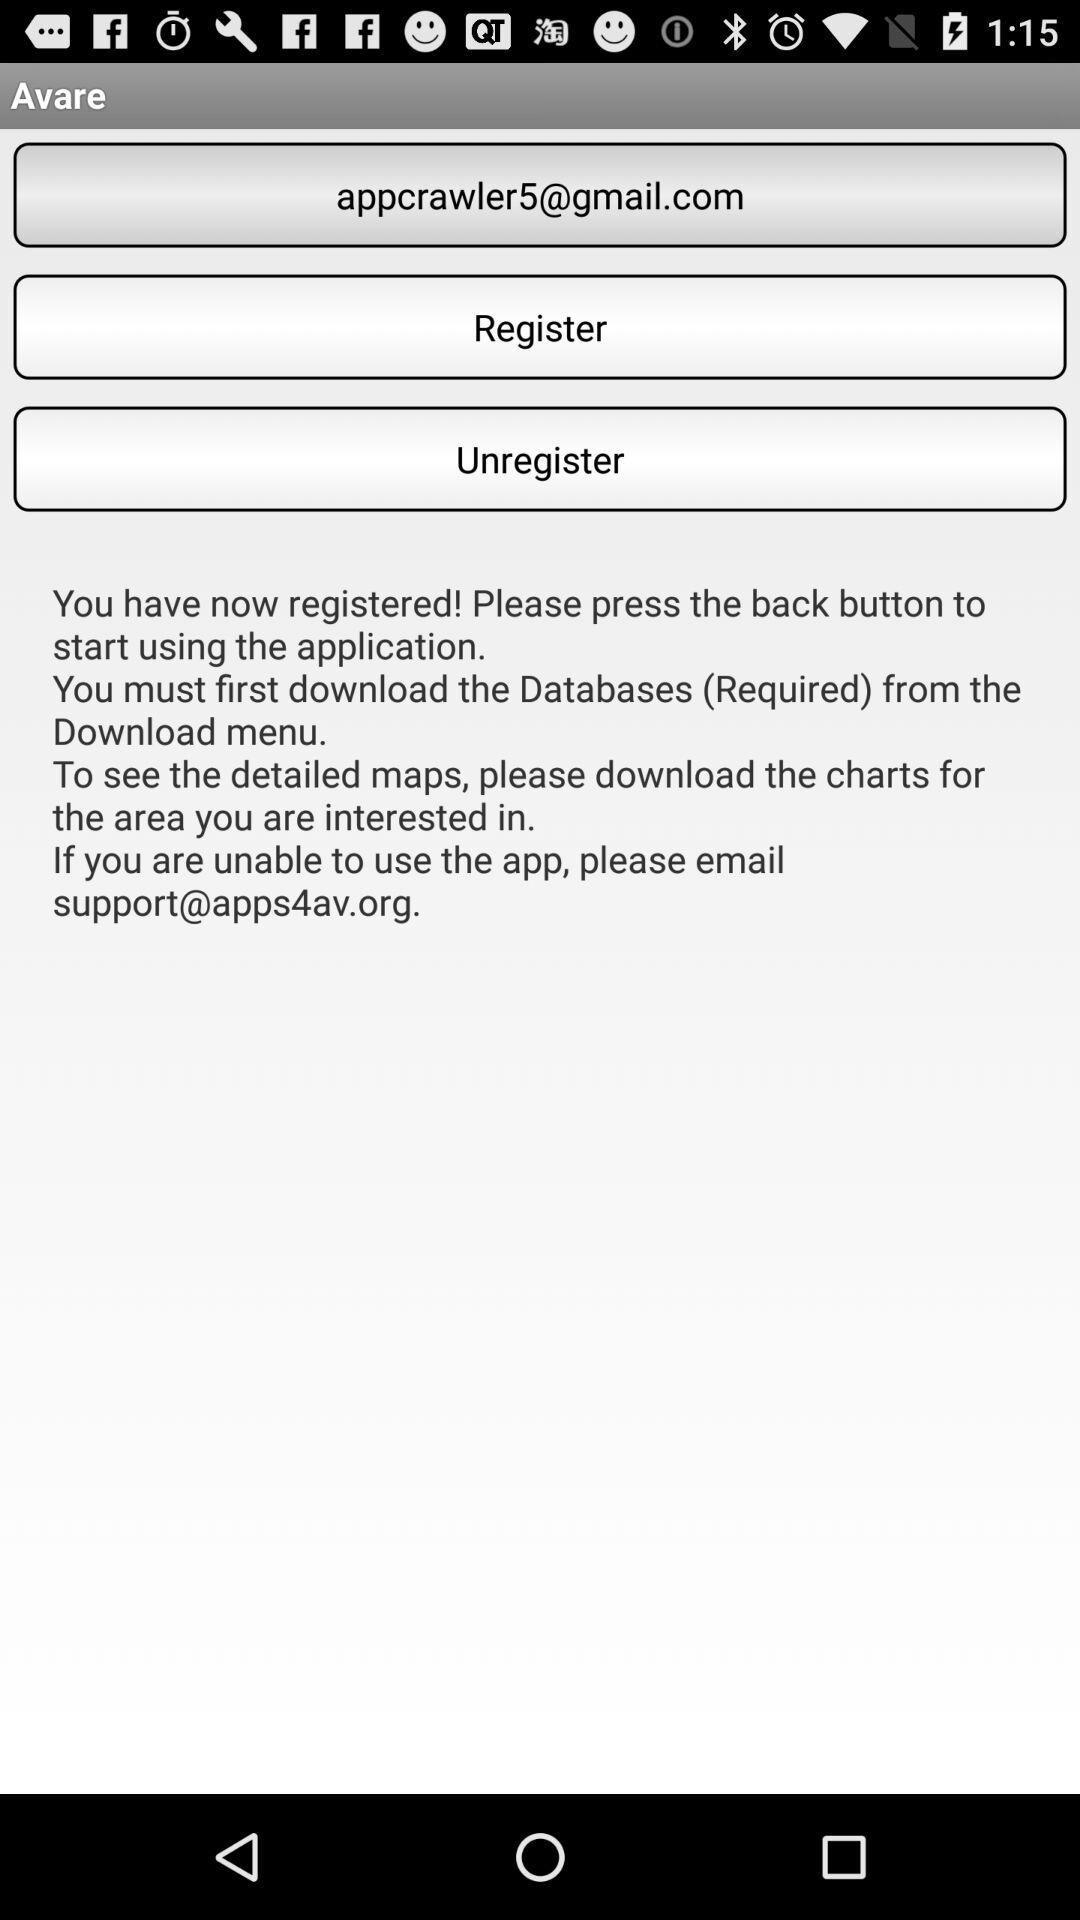  What do you see at coordinates (540, 326) in the screenshot?
I see `register item` at bounding box center [540, 326].